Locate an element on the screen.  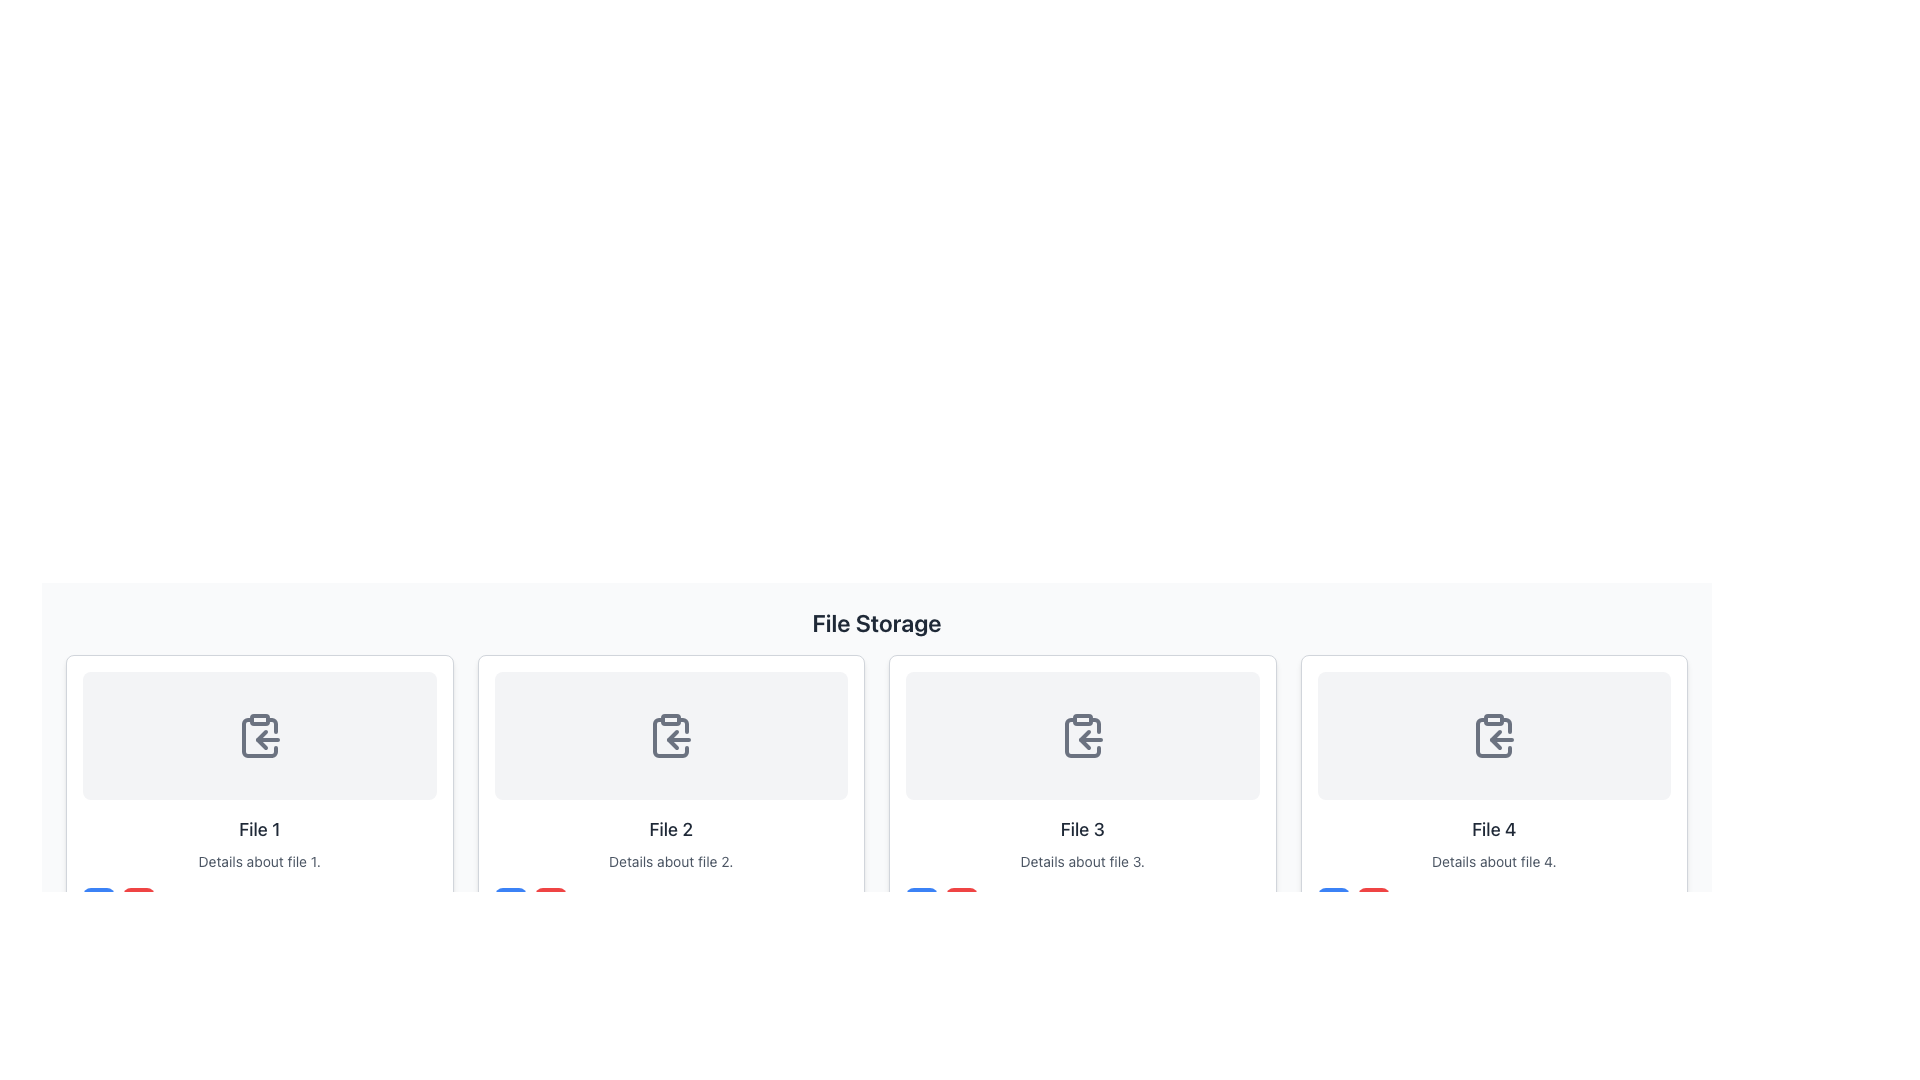
the delete icon located in the red button below the 'File 3' card is located at coordinates (961, 903).